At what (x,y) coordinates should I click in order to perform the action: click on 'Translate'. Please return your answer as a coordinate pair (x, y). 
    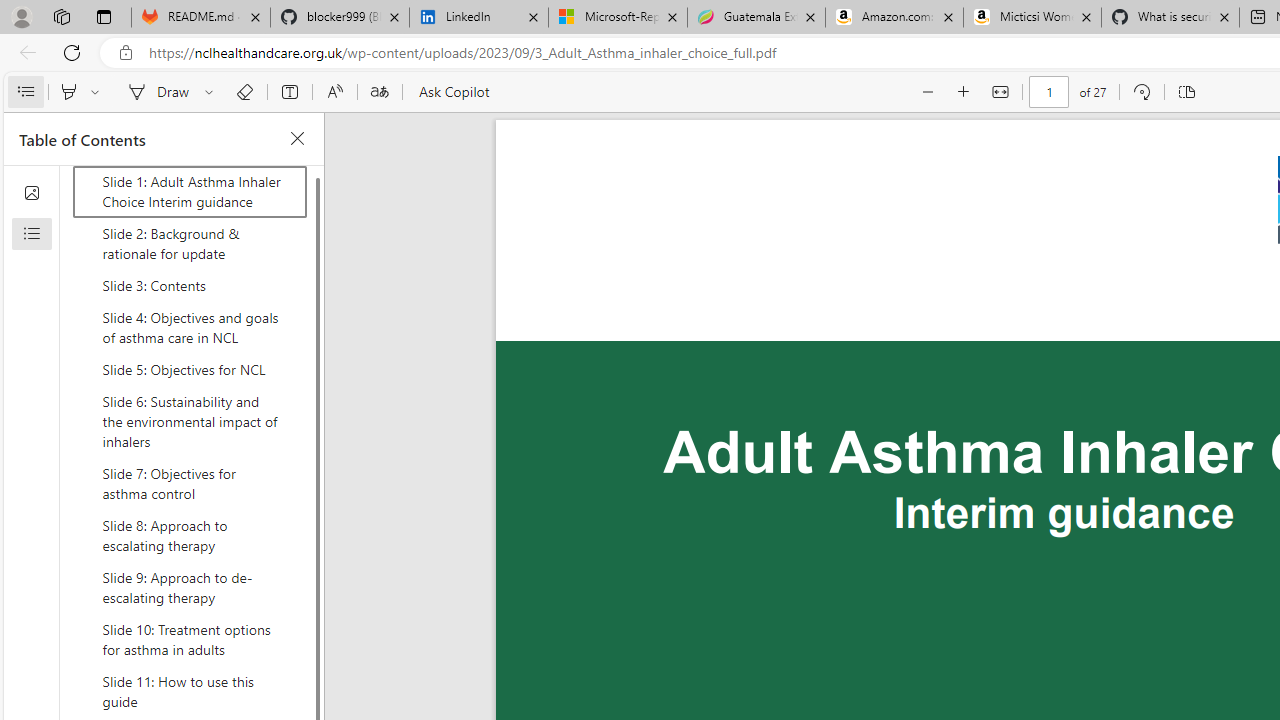
    Looking at the image, I should click on (379, 92).